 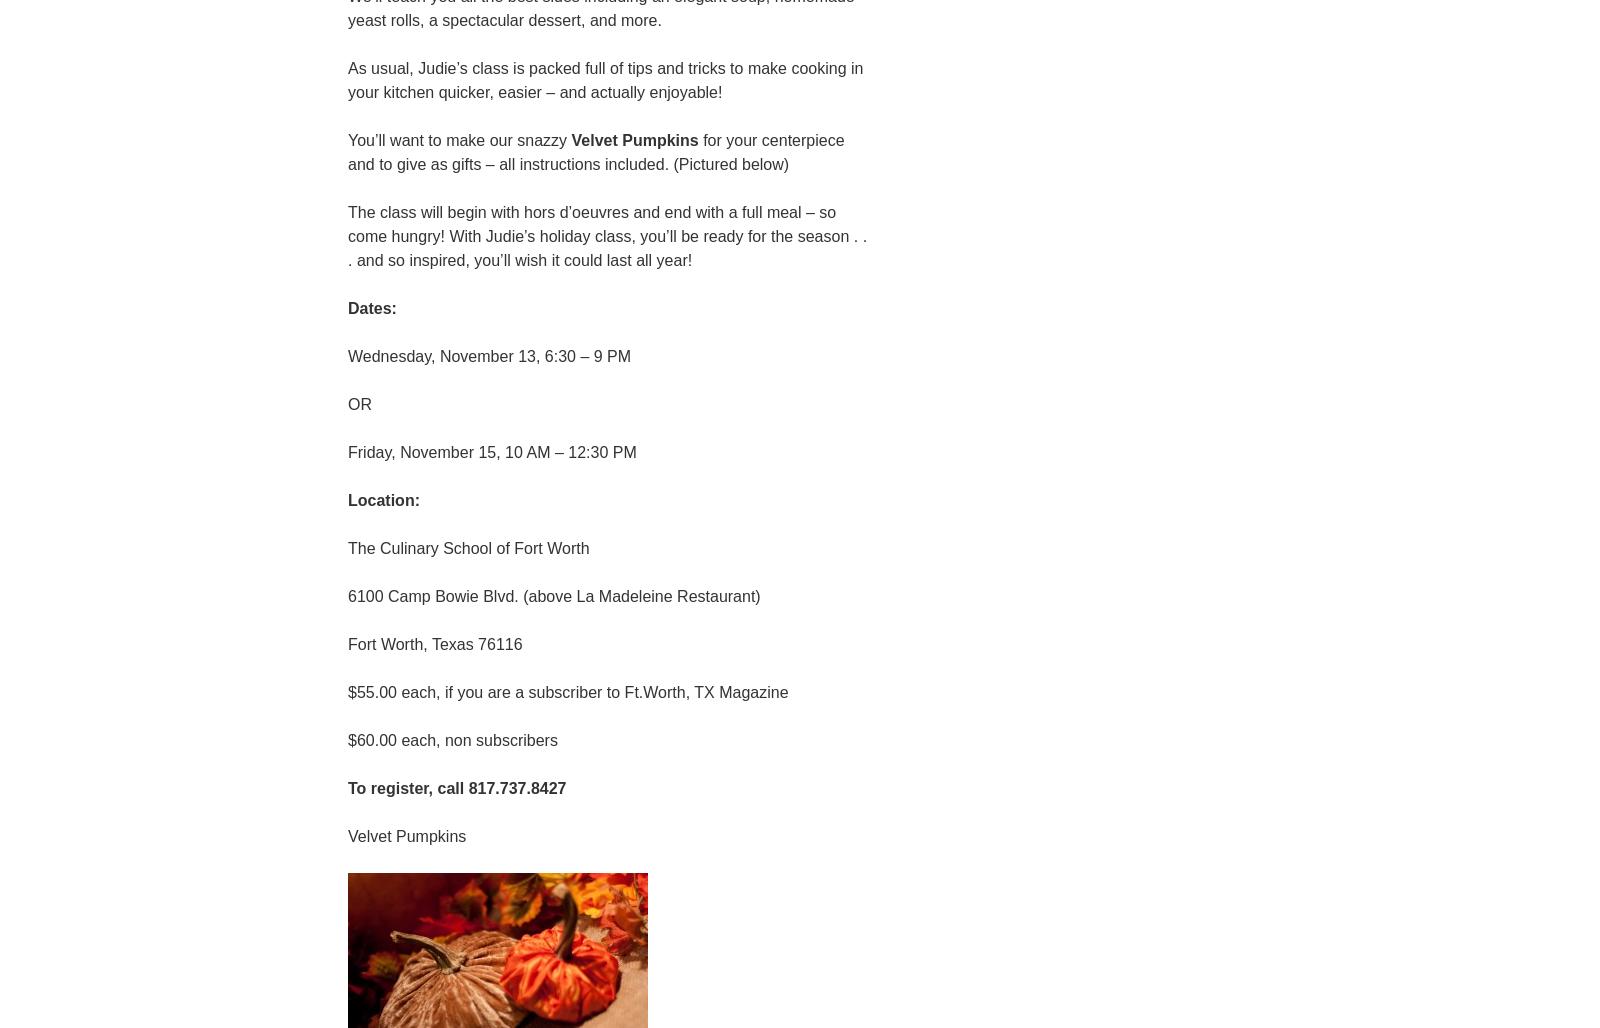 I want to click on 'The class will begin with hors d’oeuvres and end with a full meal – so come hungry! With Judie’s holiday class, you’ll be ready for the season . . . and so inspired, you’ll wish it could last all year!', so click(x=348, y=234).